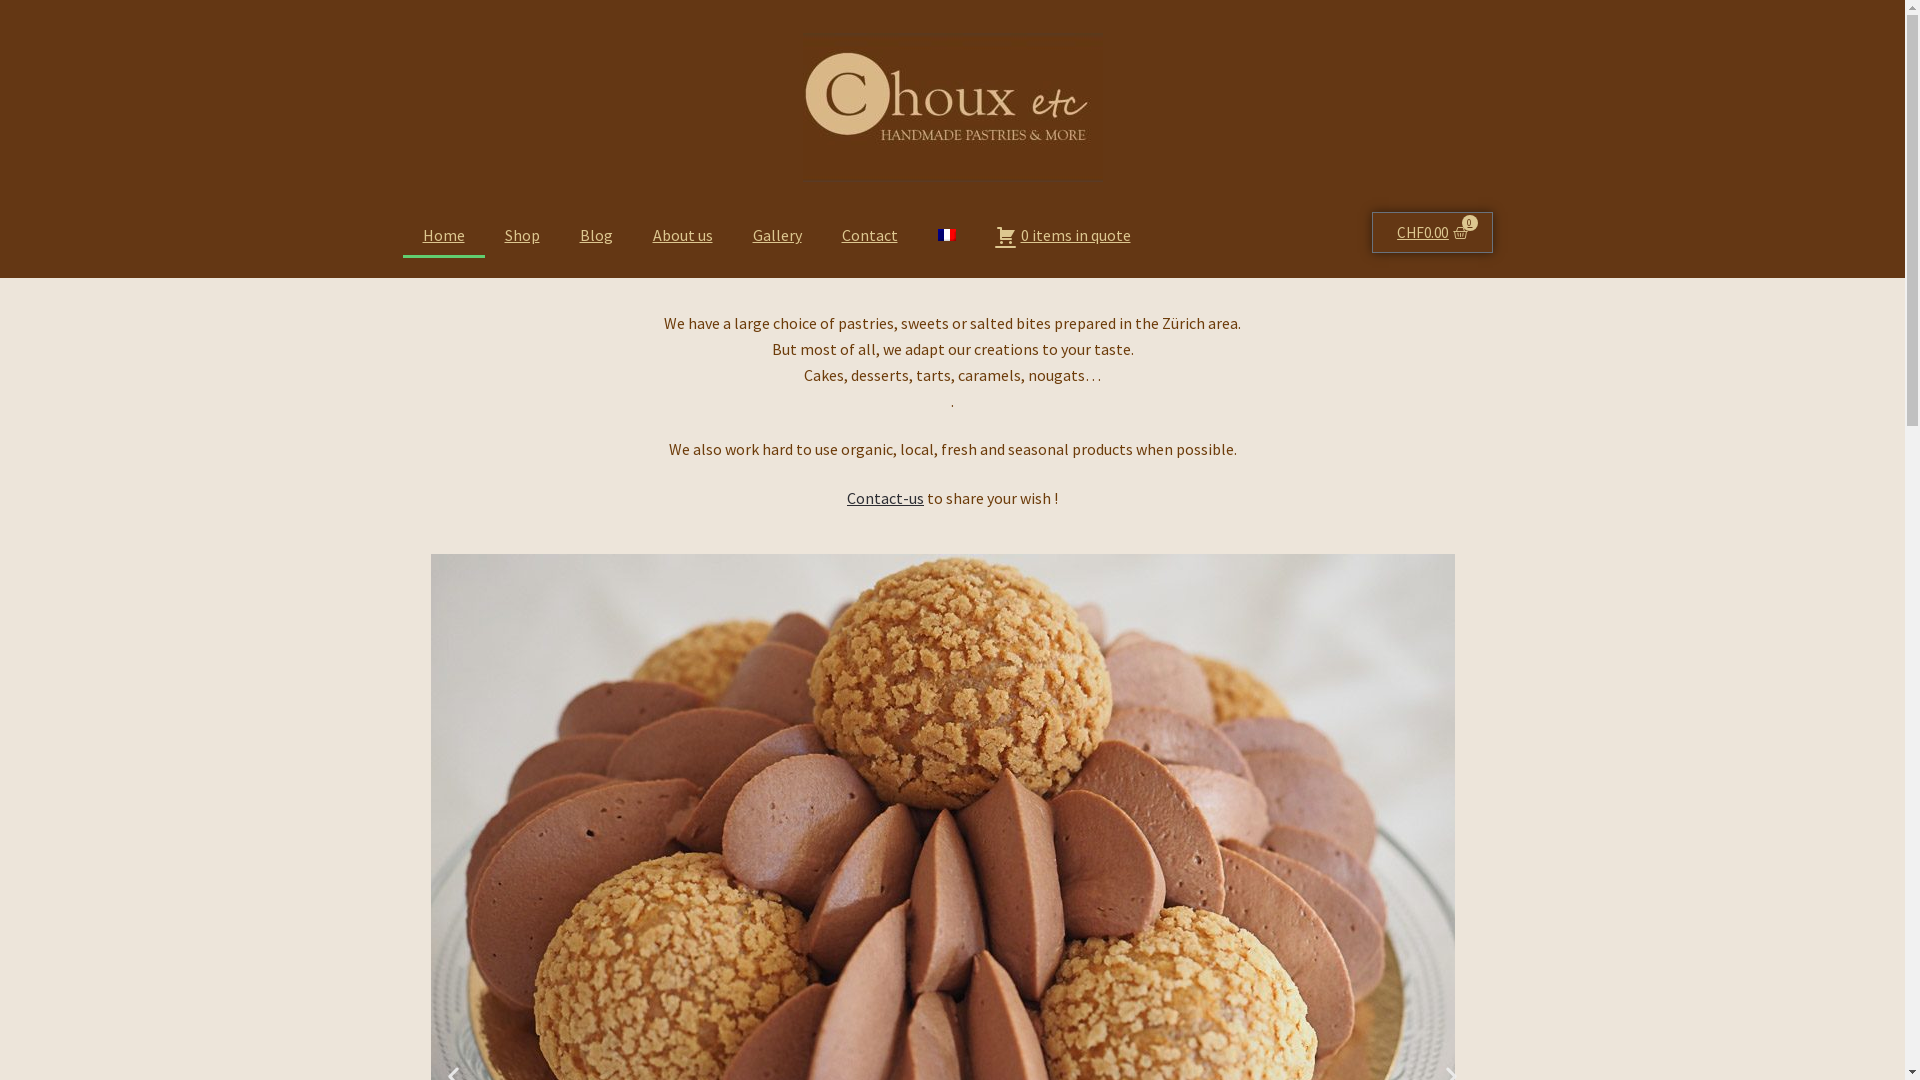 The width and height of the screenshot is (1920, 1080). Describe the element at coordinates (521, 234) in the screenshot. I see `'Shop'` at that location.